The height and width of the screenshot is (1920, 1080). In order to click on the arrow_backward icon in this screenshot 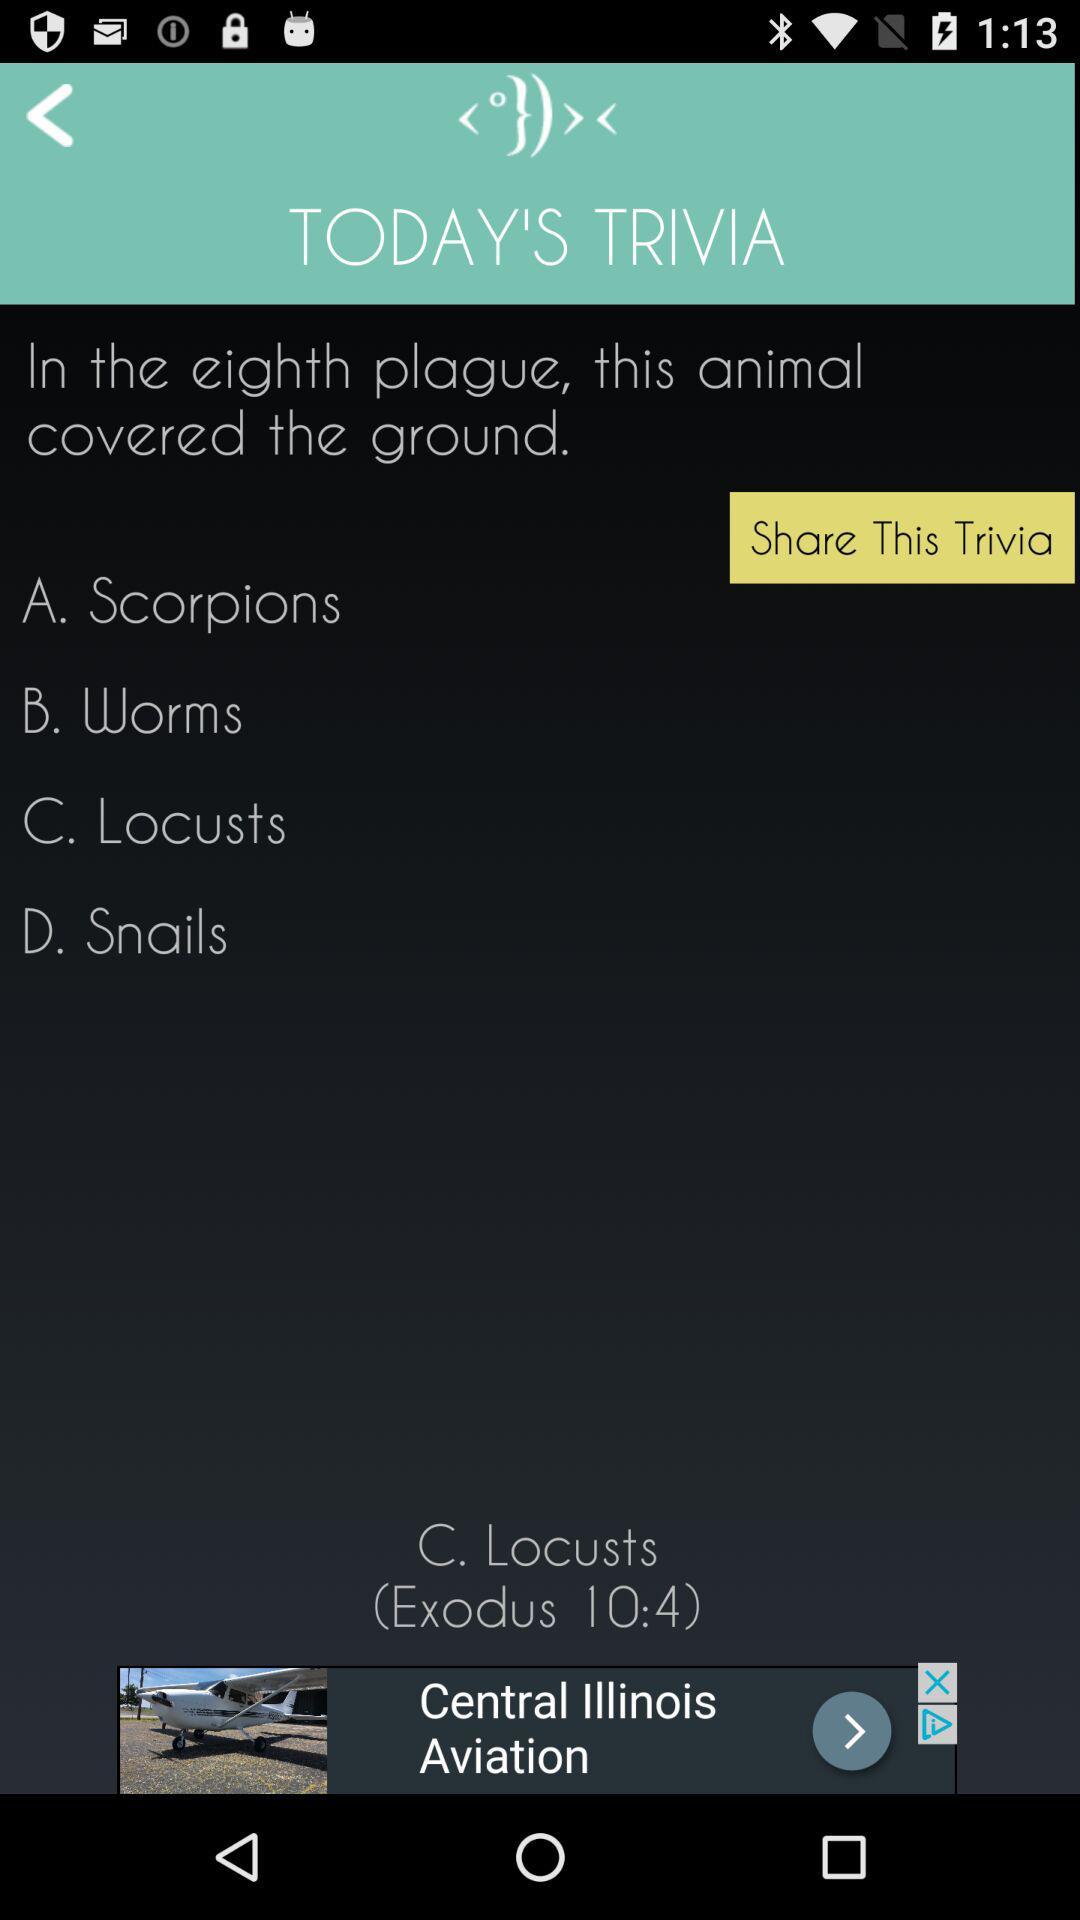, I will do `click(36, 122)`.